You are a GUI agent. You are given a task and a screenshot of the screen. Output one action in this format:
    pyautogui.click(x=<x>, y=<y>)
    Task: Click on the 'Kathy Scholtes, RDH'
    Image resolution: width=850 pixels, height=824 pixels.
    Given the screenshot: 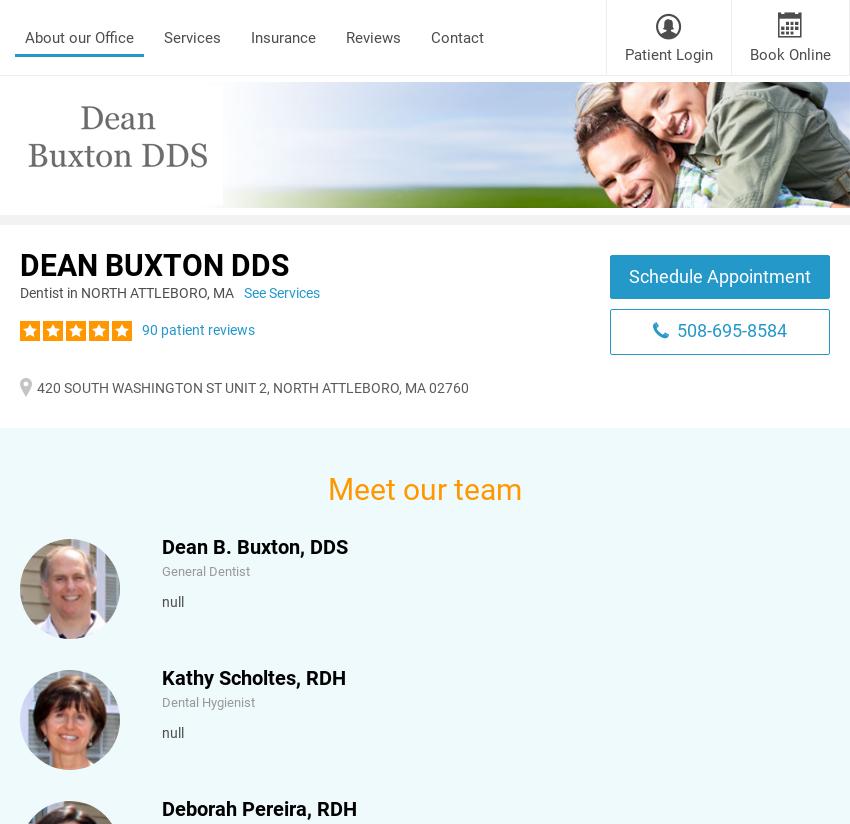 What is the action you would take?
    pyautogui.click(x=253, y=677)
    